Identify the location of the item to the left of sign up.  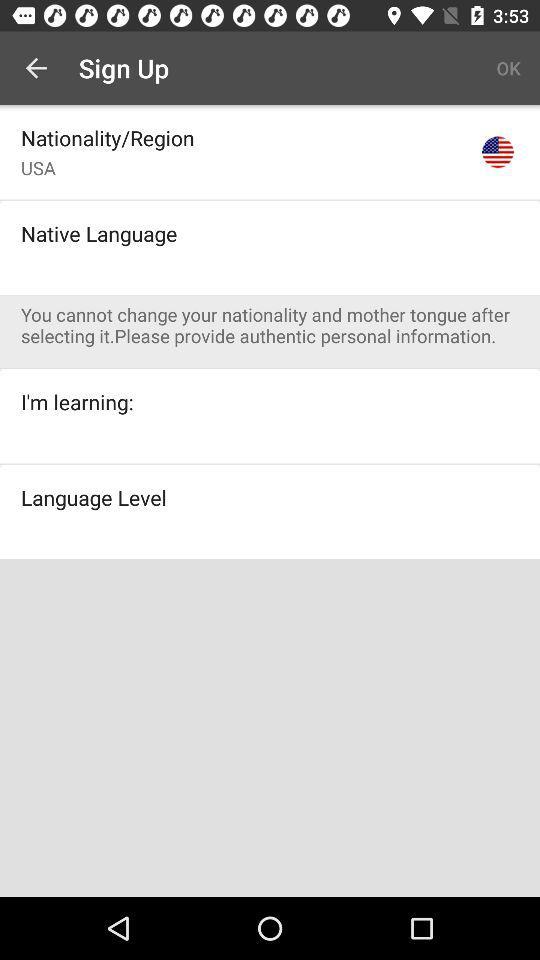
(36, 68).